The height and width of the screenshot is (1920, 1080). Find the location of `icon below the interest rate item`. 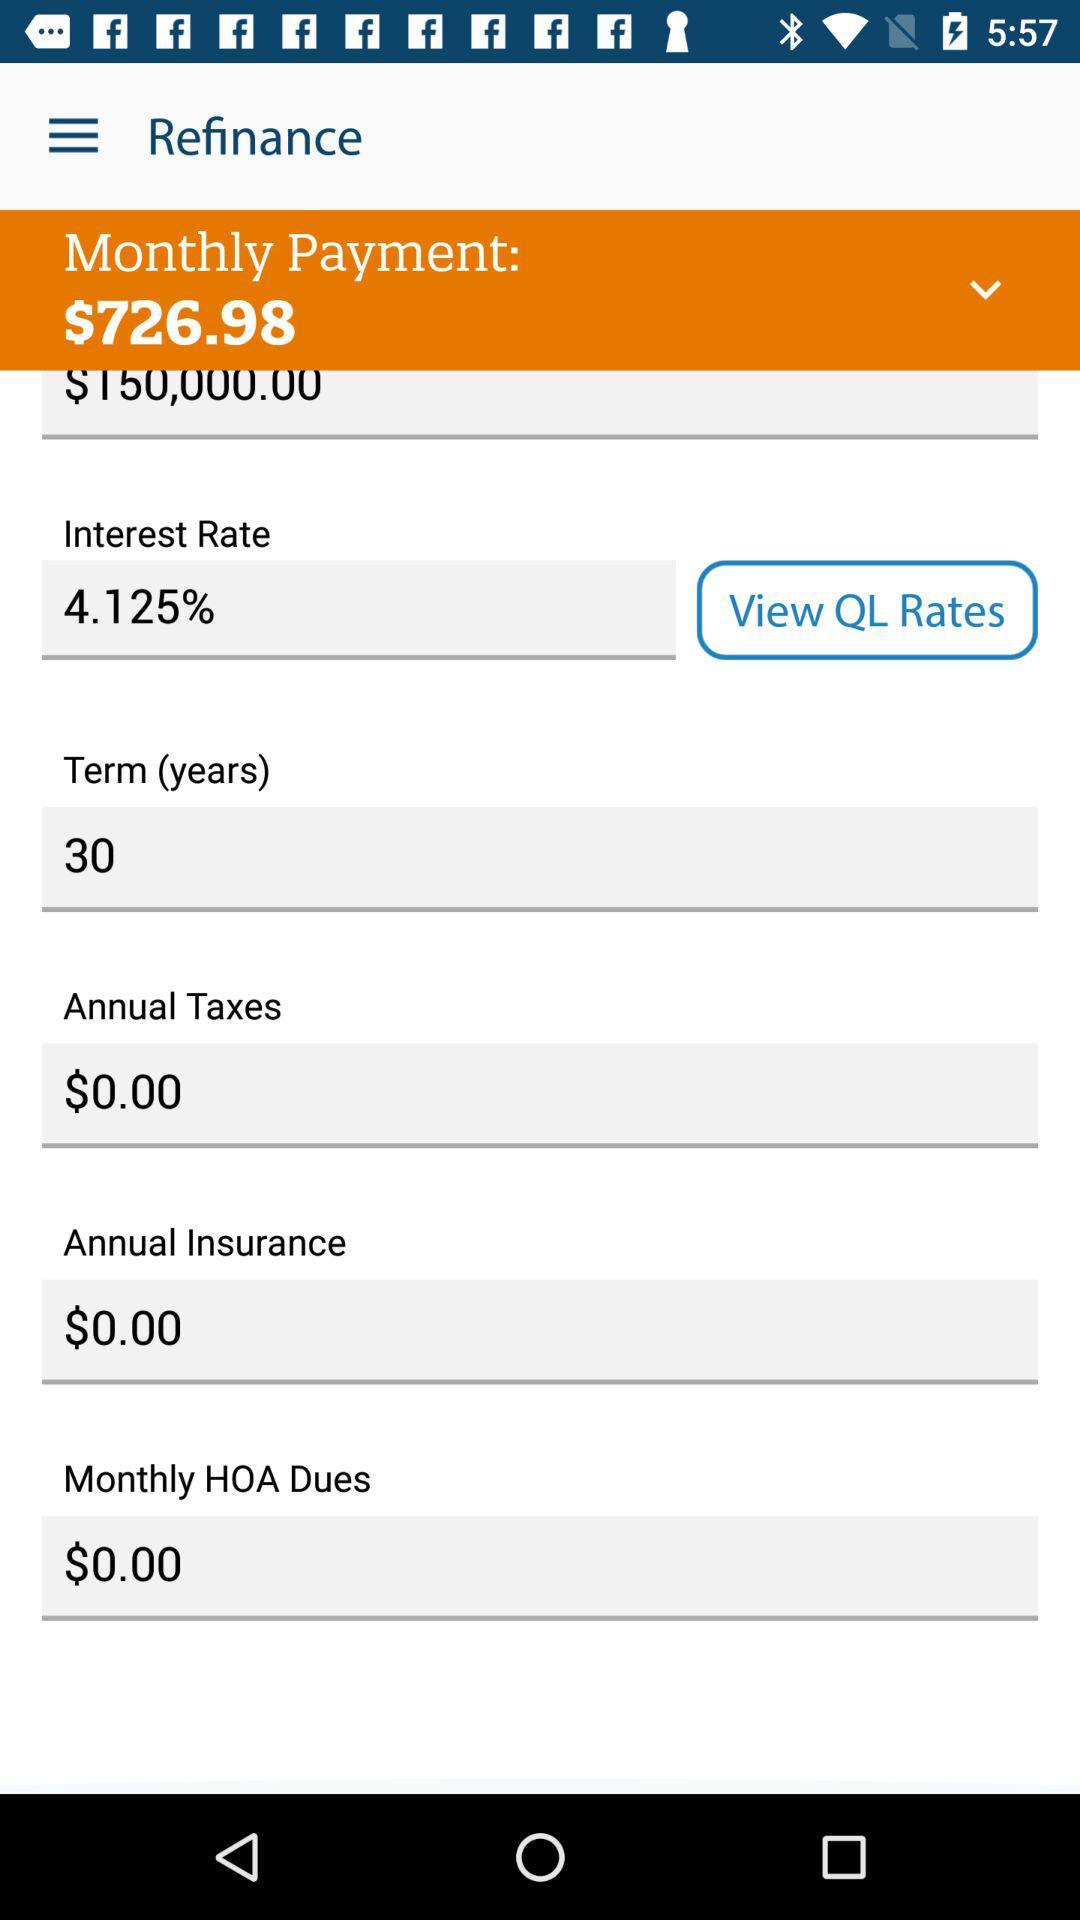

icon below the interest rate item is located at coordinates (357, 609).